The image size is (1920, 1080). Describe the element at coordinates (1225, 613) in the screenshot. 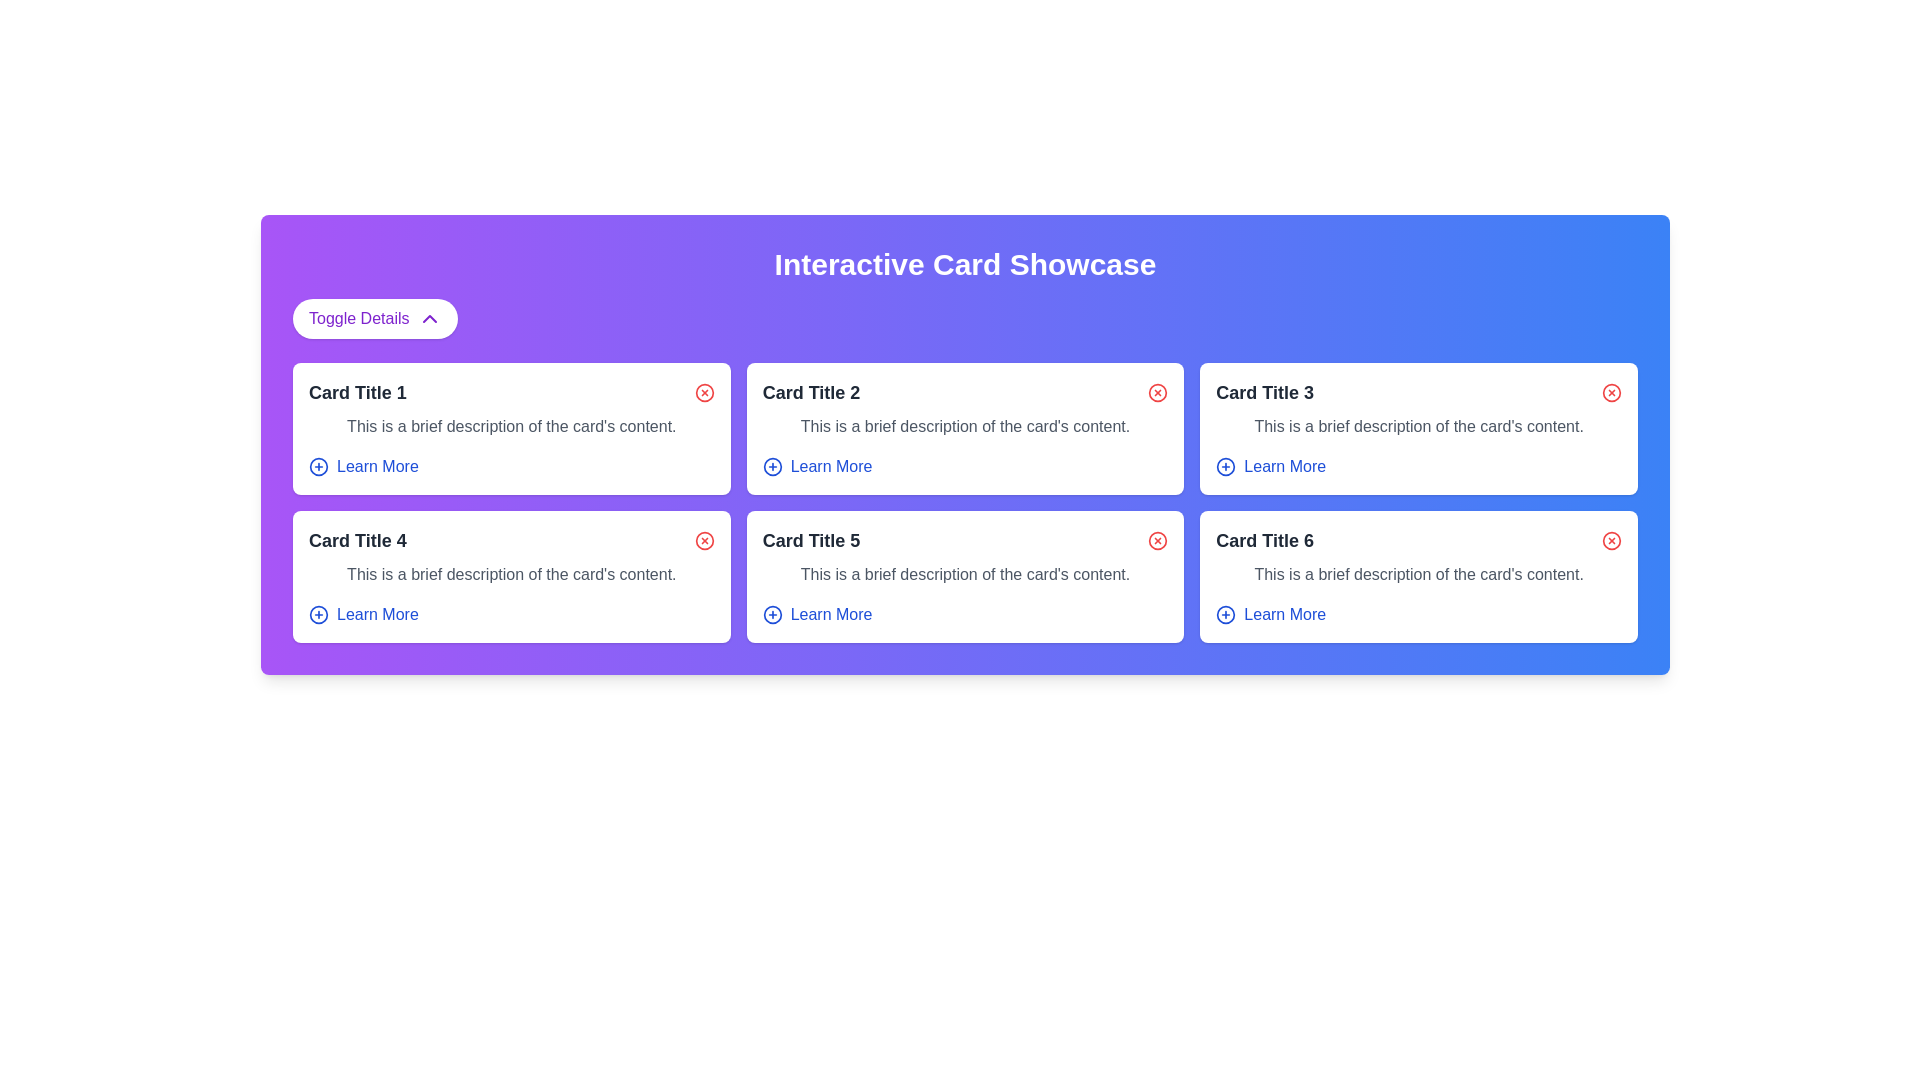

I see `the icon located in the 'Learn More' section of 'Card Title 6'` at that location.